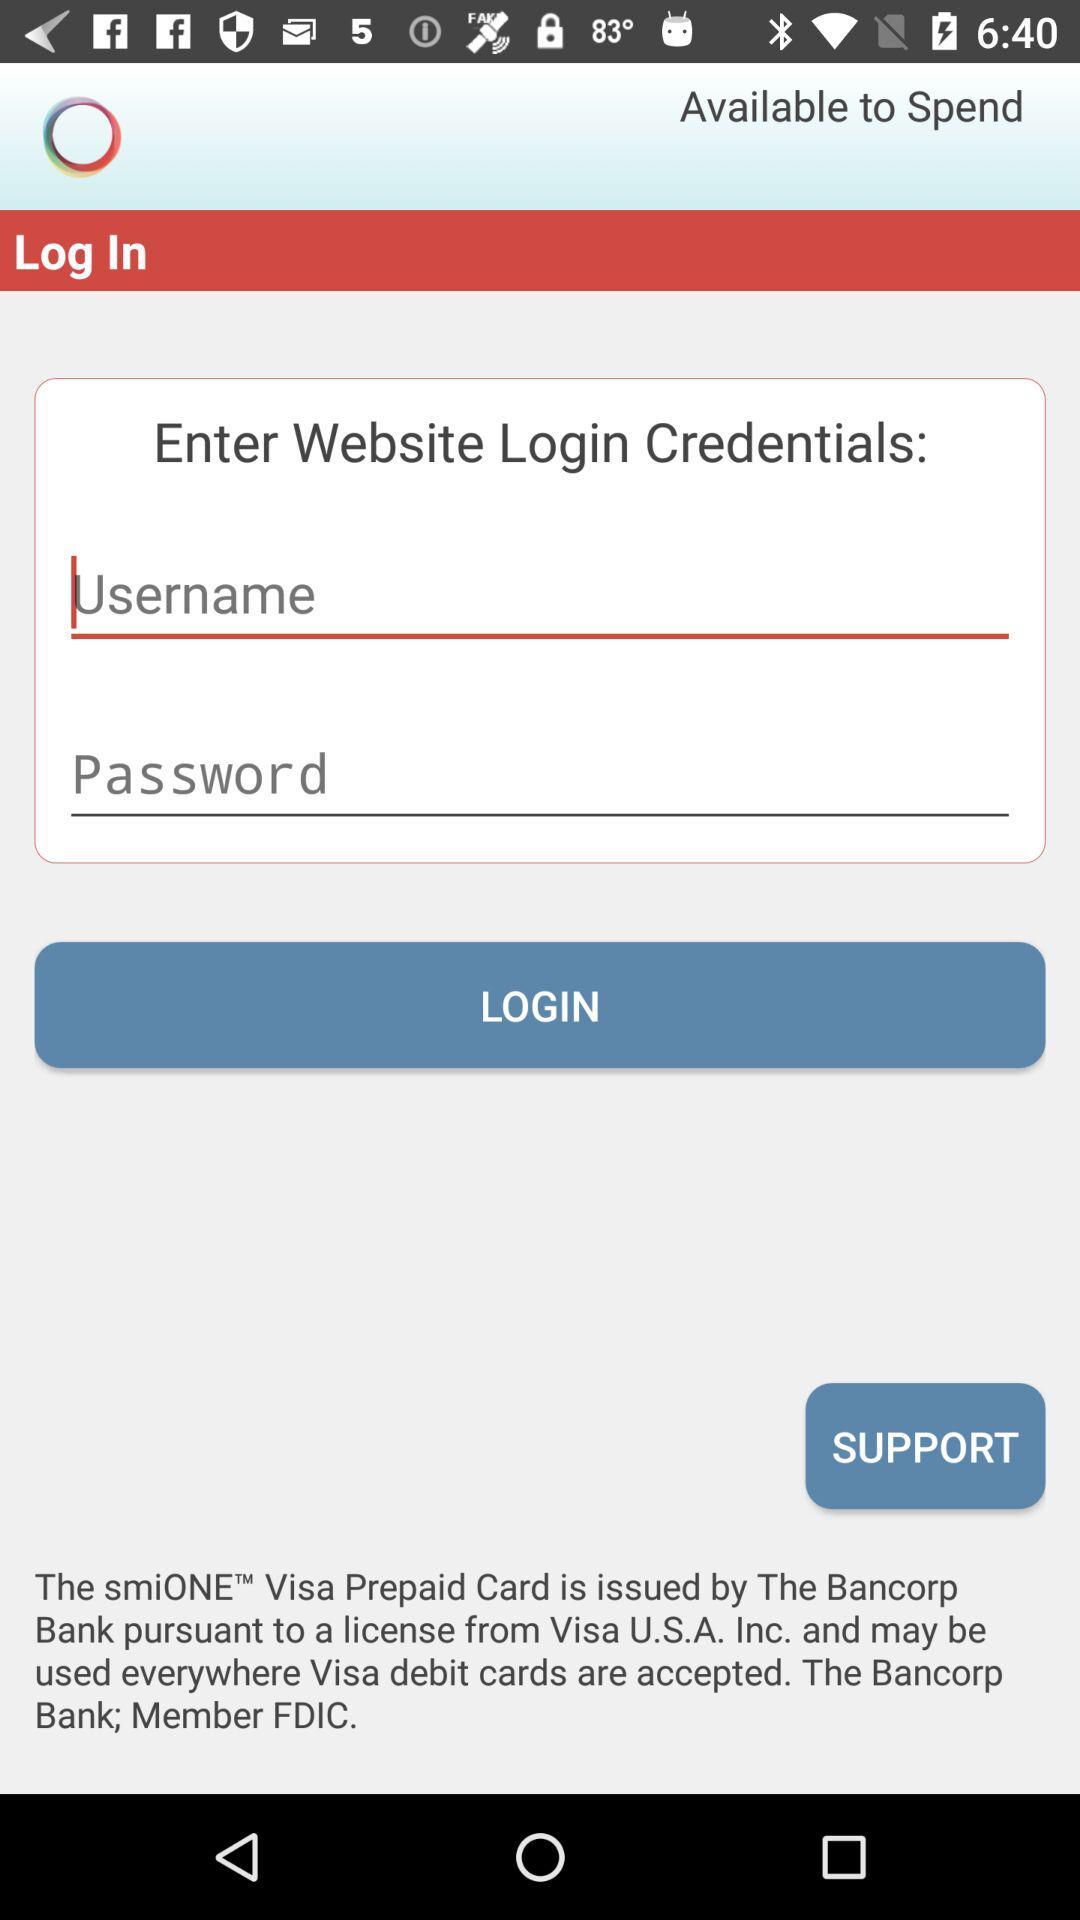 The image size is (1080, 1920). What do you see at coordinates (540, 592) in the screenshot?
I see `username to login` at bounding box center [540, 592].